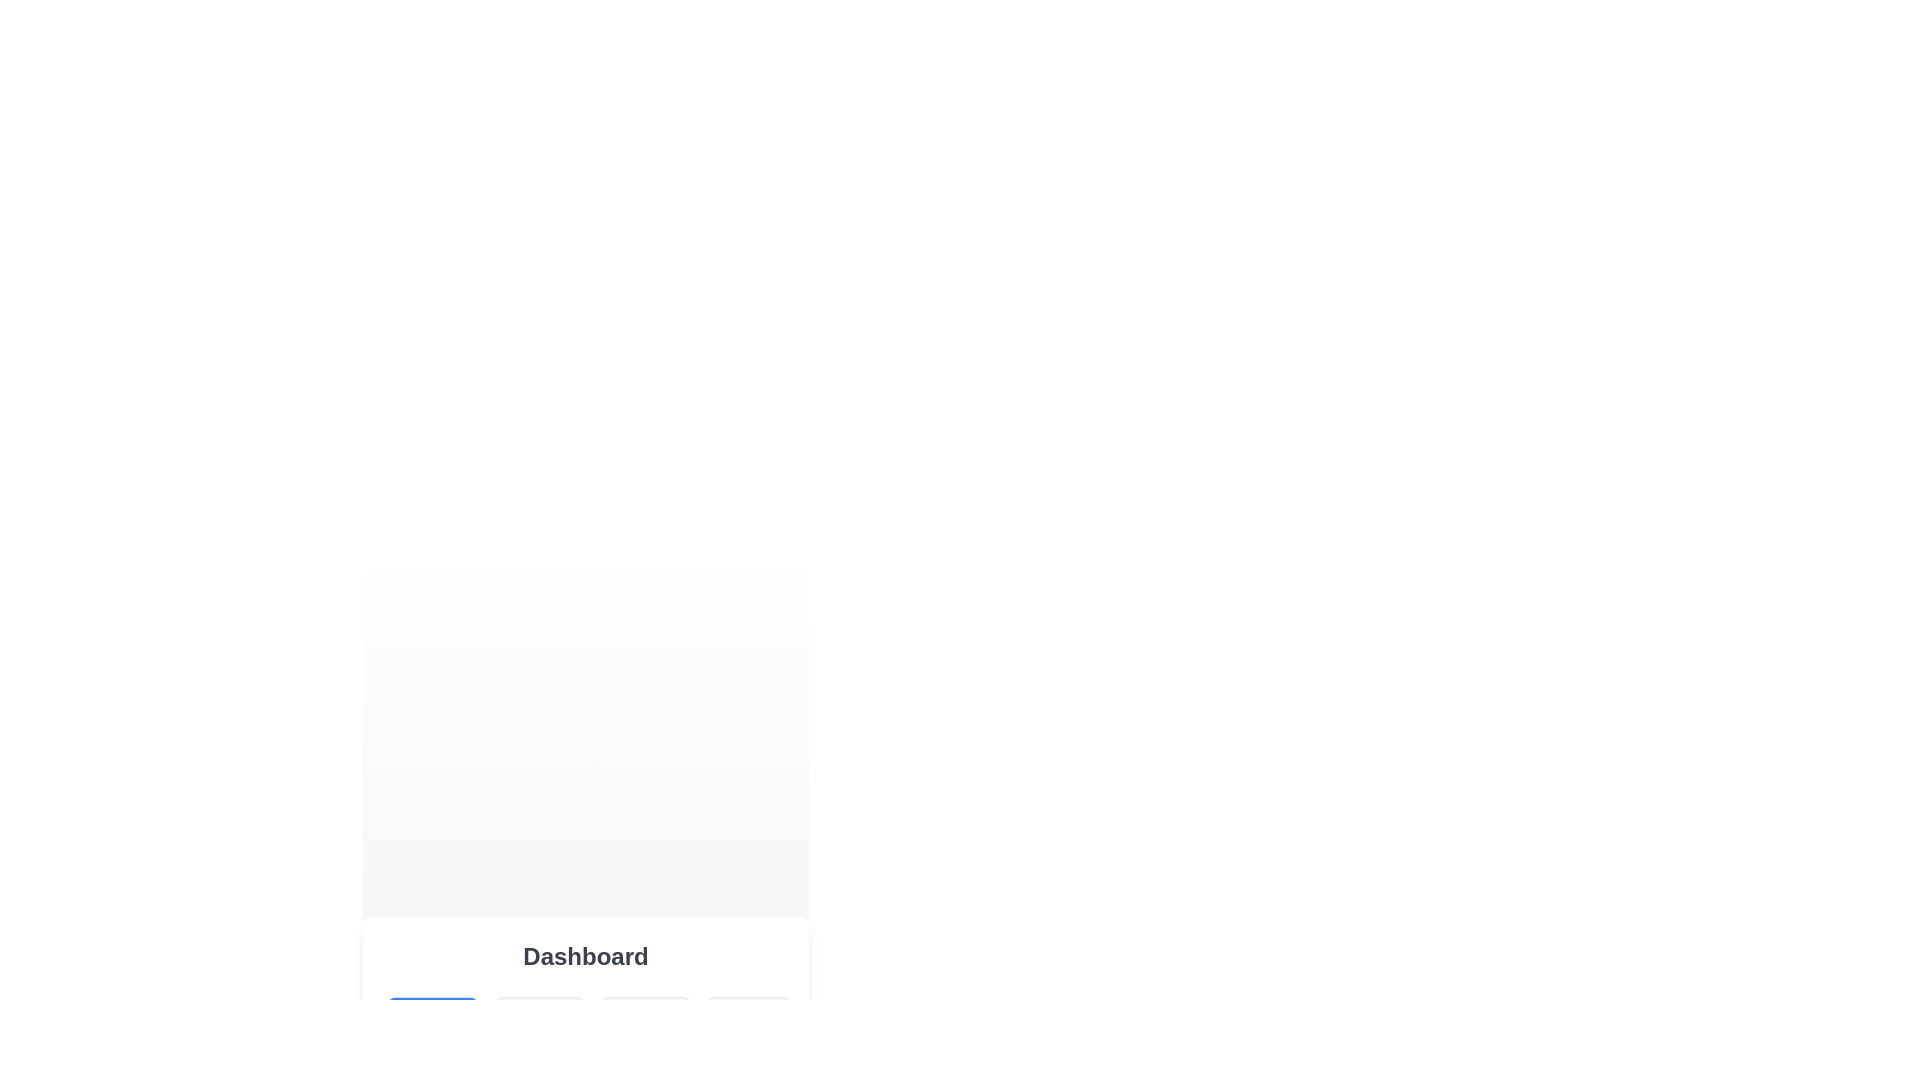  What do you see at coordinates (431, 1039) in the screenshot?
I see `the Overview button to display its content` at bounding box center [431, 1039].